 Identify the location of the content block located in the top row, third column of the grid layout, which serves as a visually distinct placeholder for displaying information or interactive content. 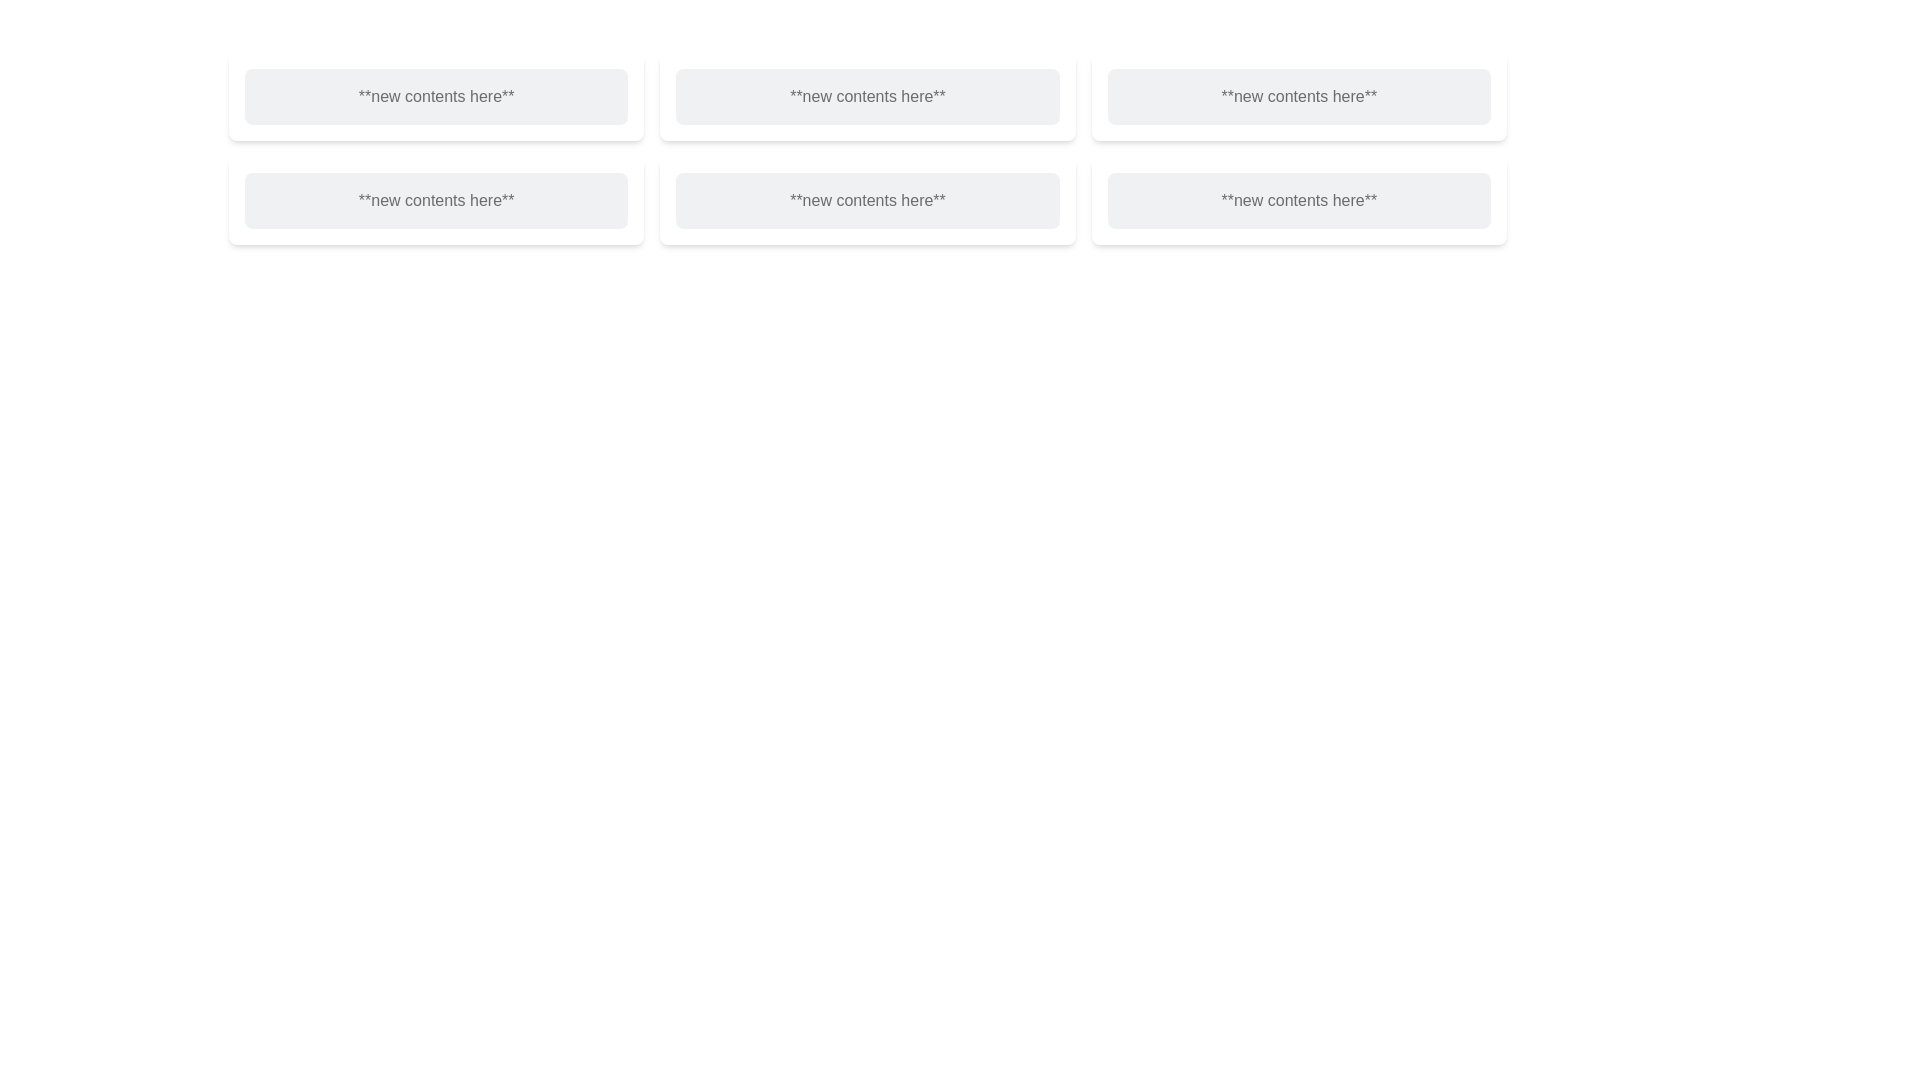
(1299, 96).